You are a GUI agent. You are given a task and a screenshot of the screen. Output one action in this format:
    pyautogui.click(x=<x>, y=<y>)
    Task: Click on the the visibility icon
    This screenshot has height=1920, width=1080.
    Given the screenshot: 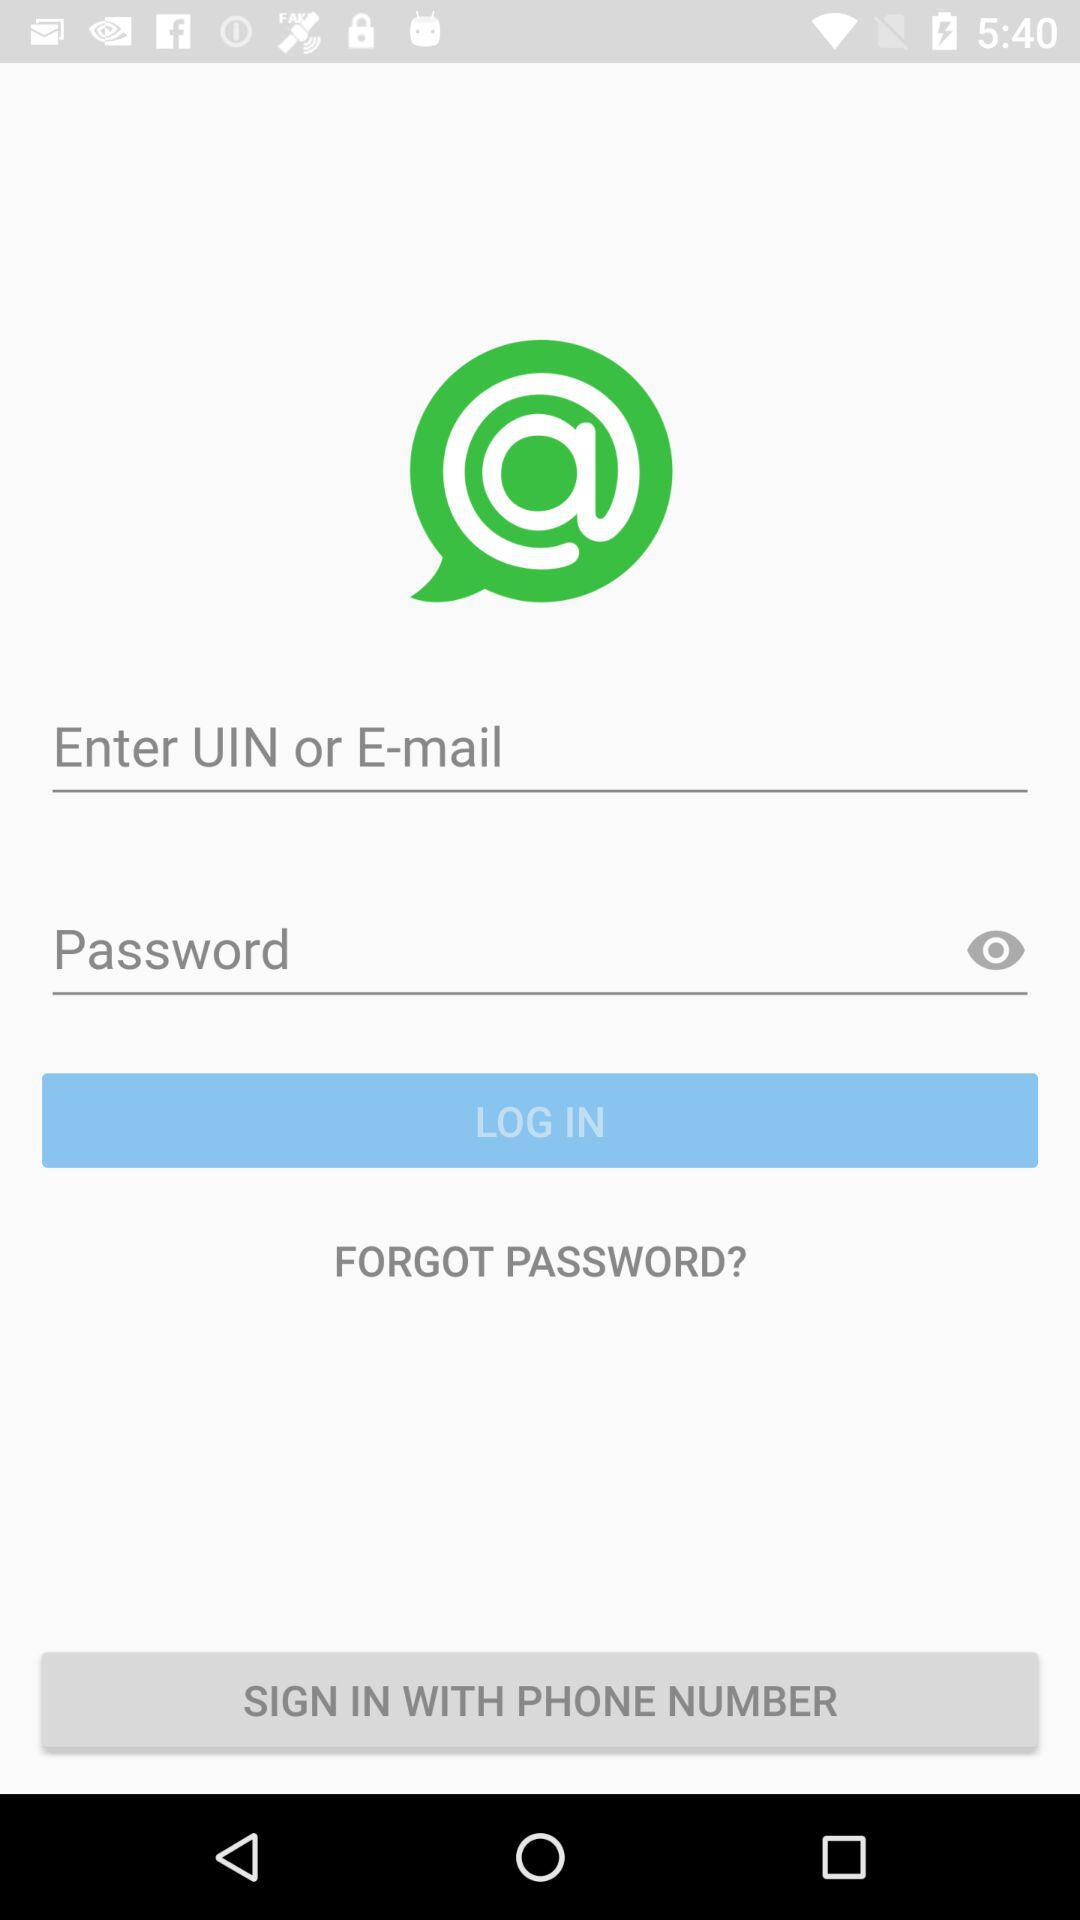 What is the action you would take?
    pyautogui.click(x=995, y=950)
    